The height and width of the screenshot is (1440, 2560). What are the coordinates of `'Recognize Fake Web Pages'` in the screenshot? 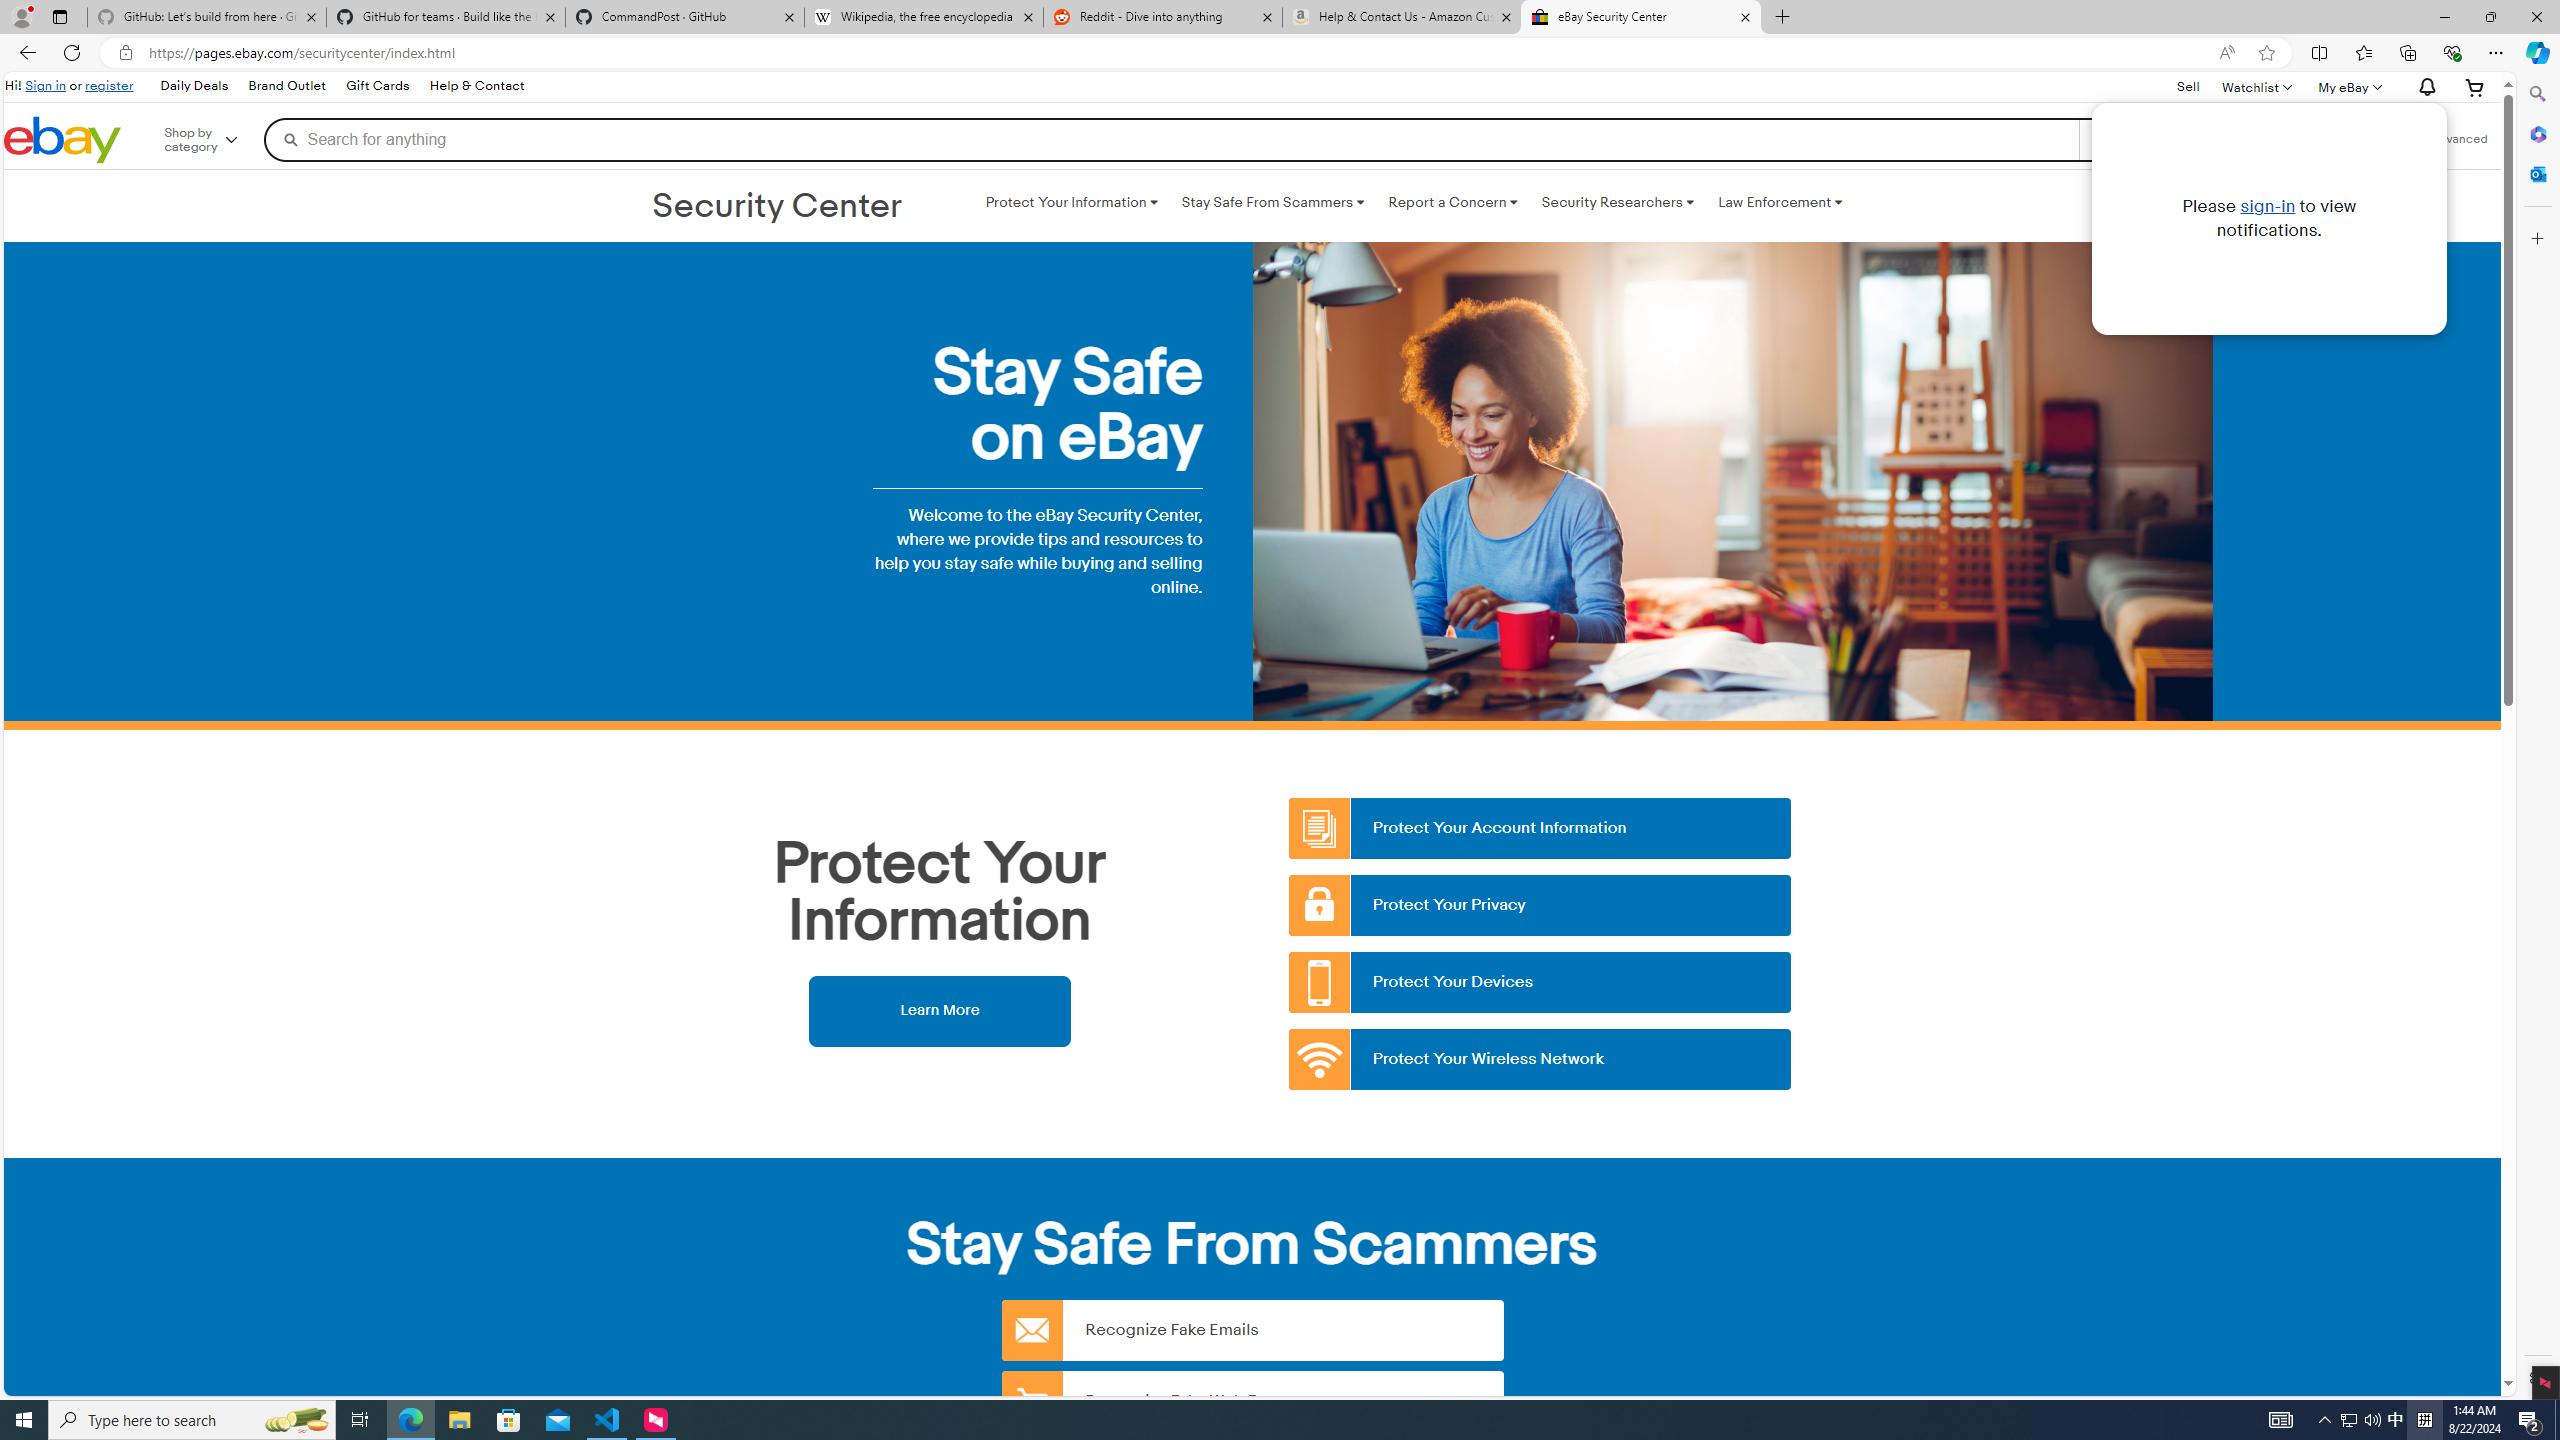 It's located at (1252, 1401).